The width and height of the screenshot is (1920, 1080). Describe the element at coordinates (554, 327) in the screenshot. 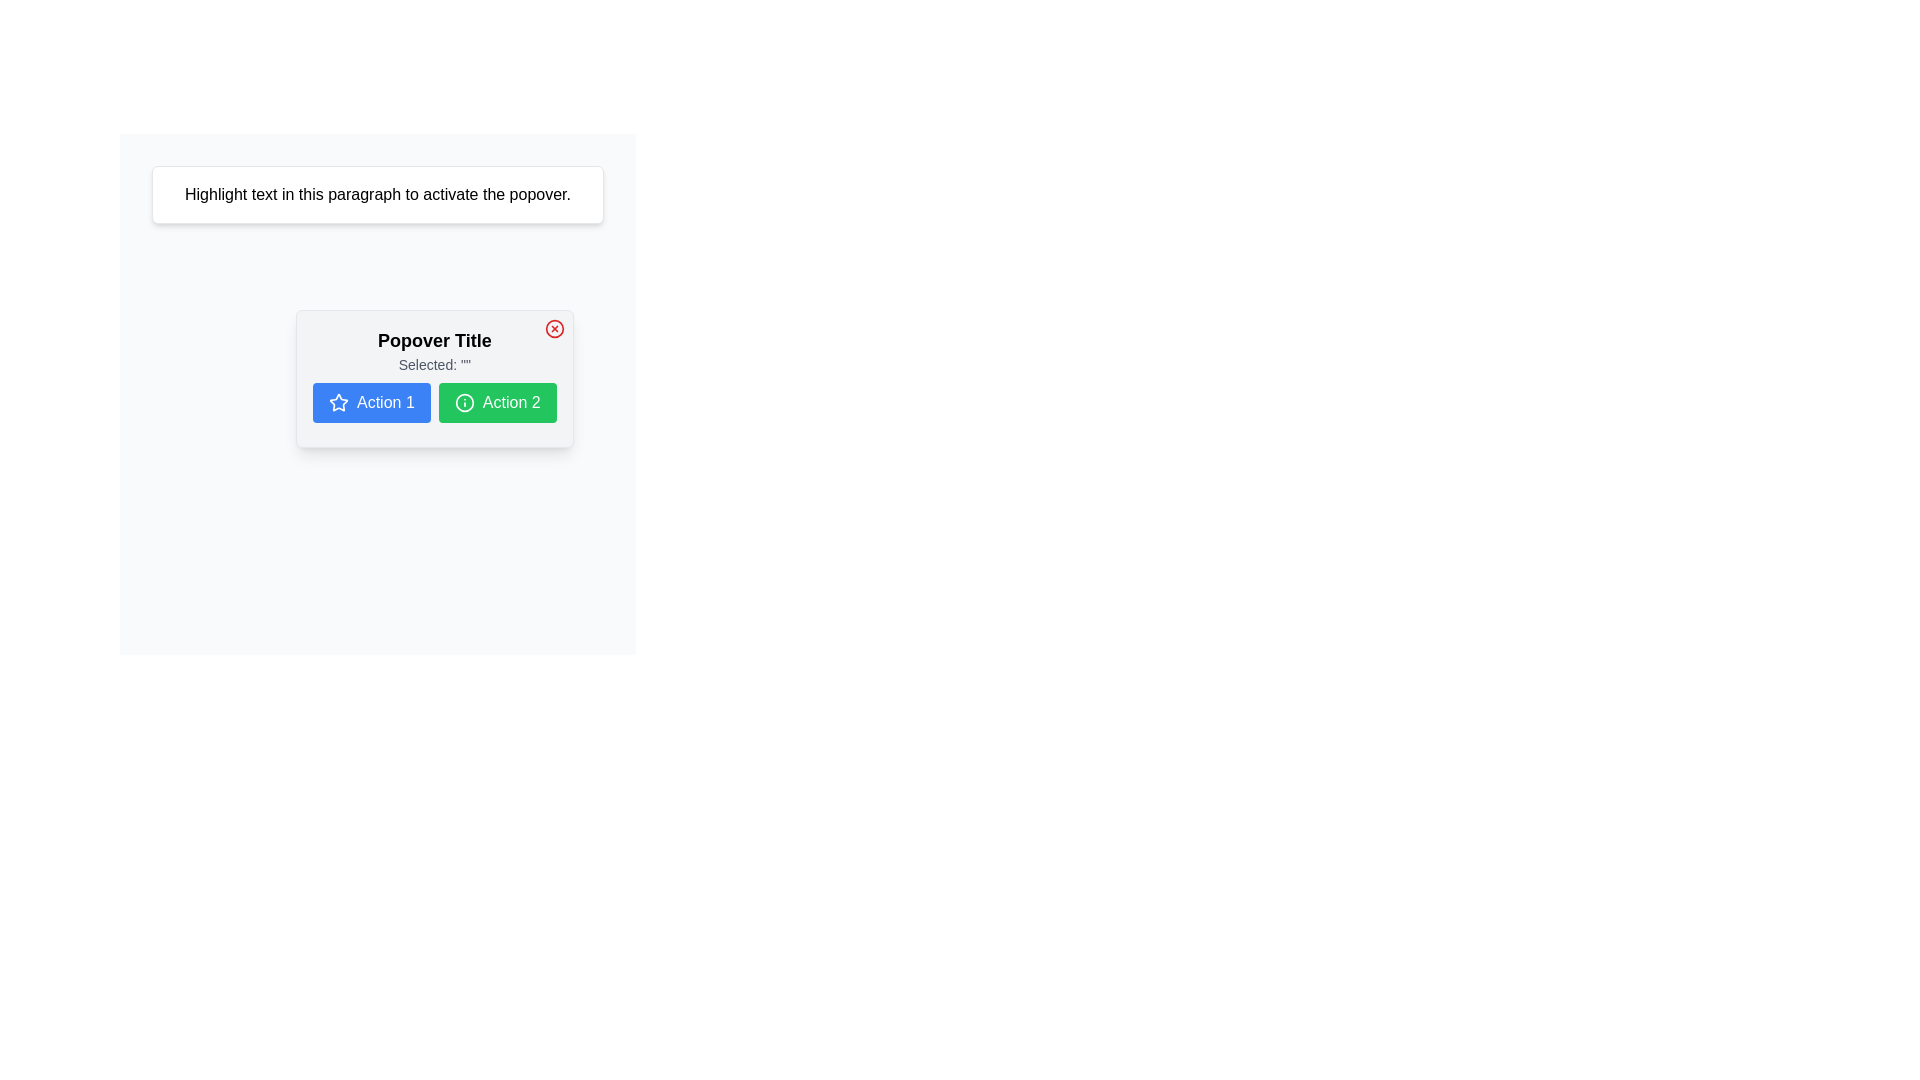

I see `the close button located at the top-right corner of the popover interface` at that location.